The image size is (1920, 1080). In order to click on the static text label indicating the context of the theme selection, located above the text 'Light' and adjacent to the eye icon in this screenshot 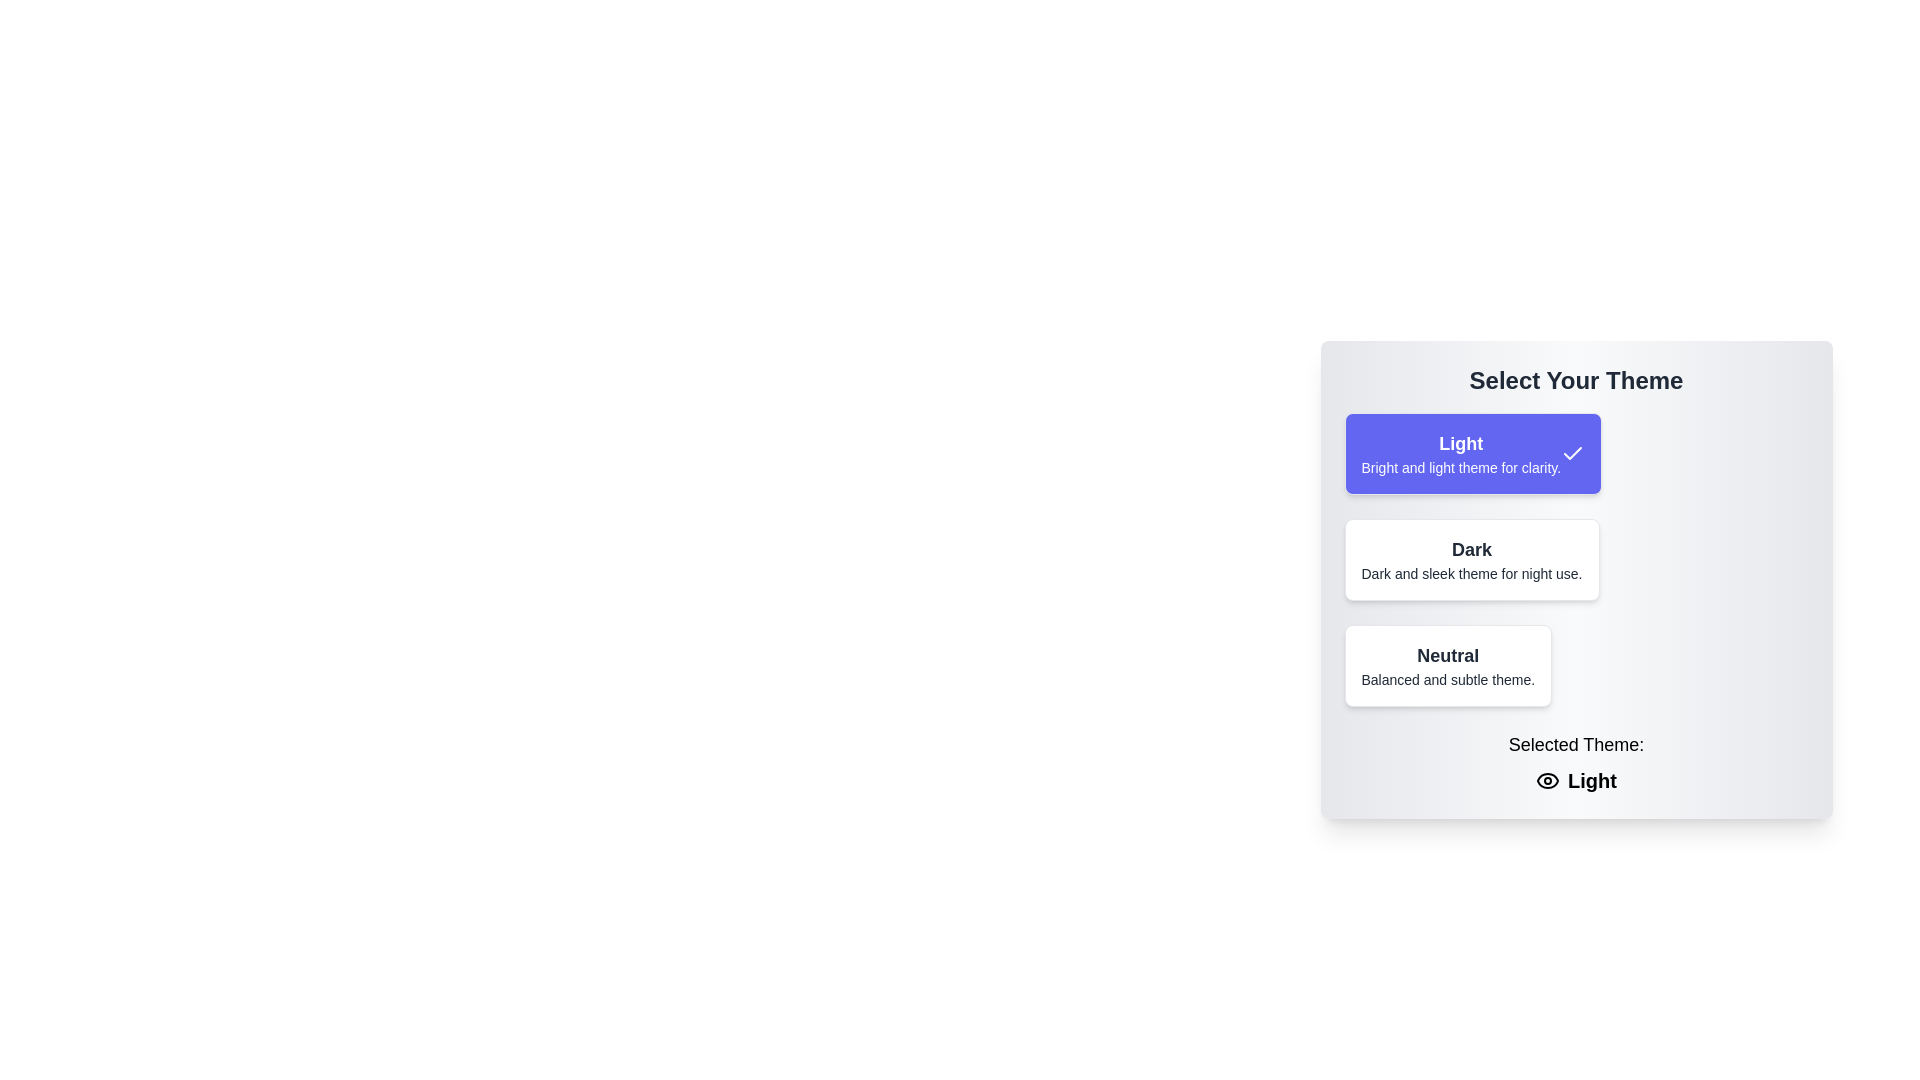, I will do `click(1575, 744)`.